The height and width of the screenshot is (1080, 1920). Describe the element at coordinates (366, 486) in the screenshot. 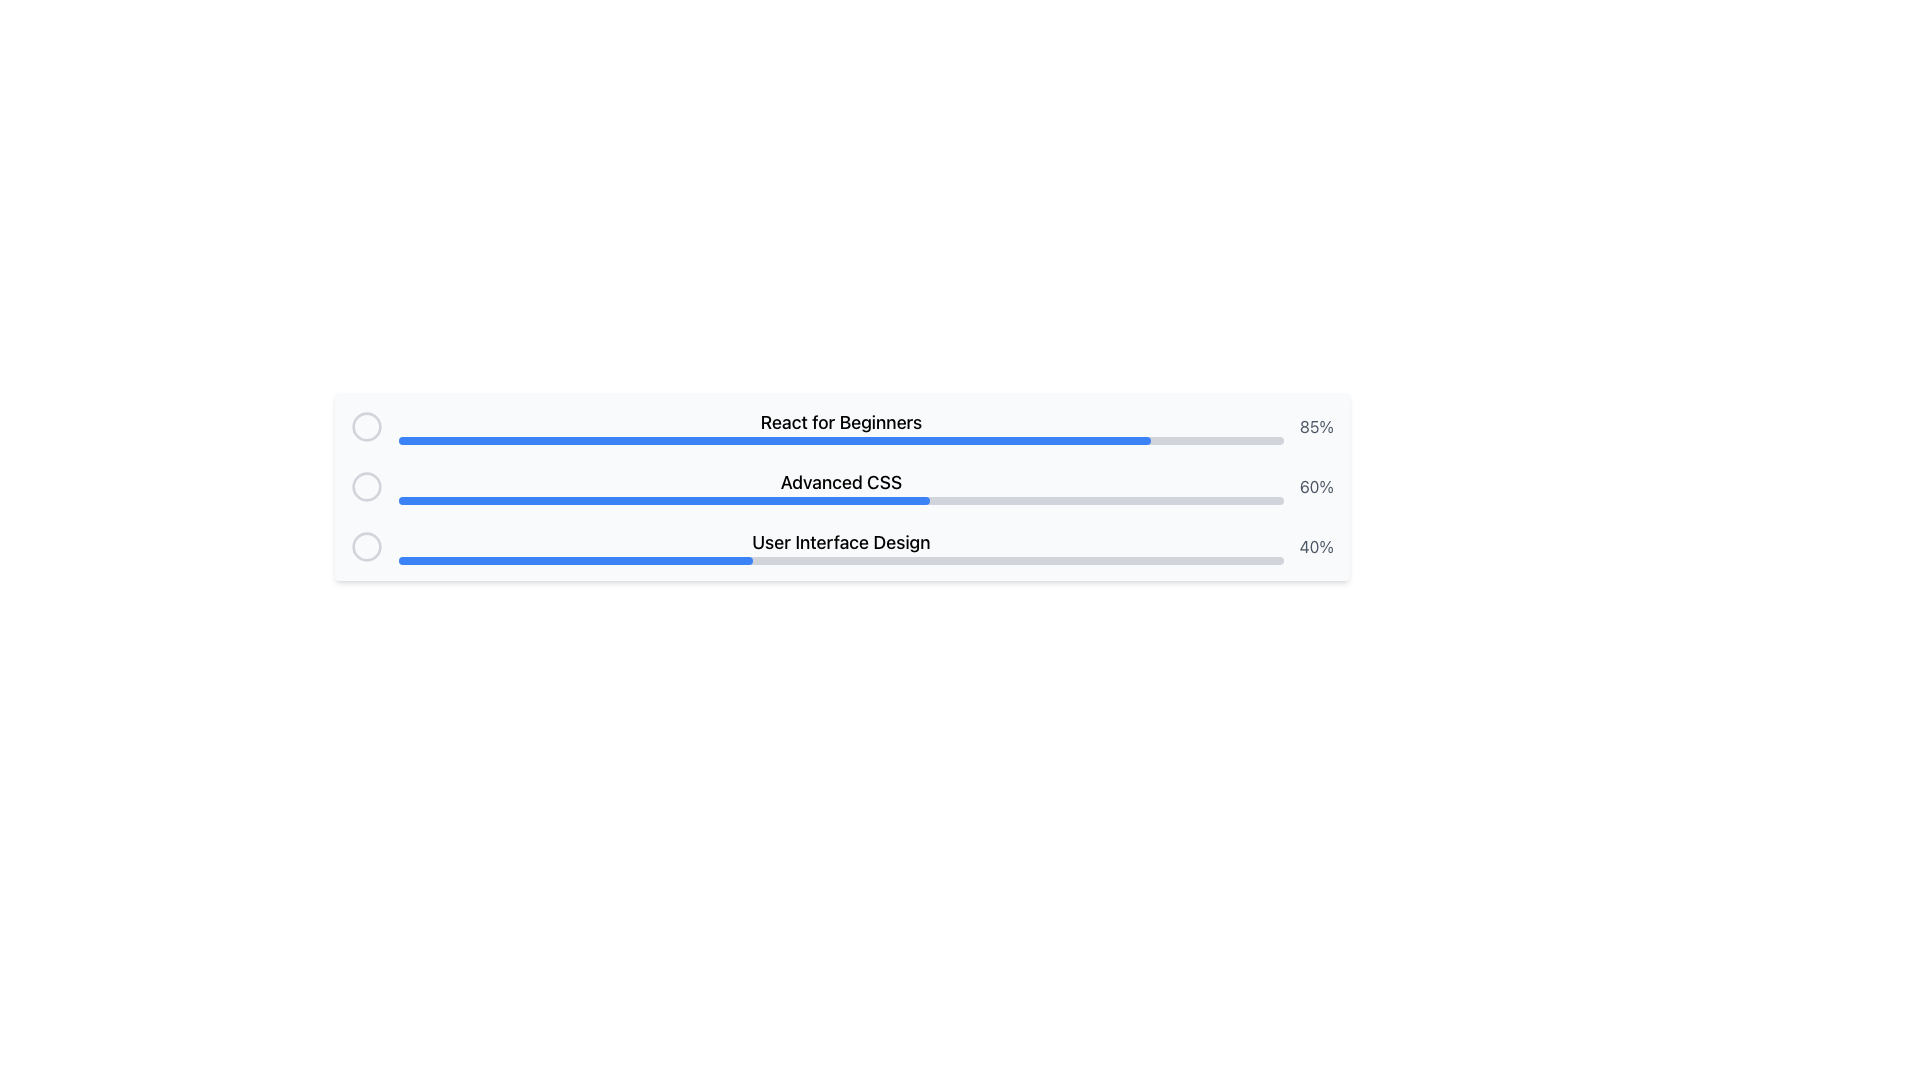

I see `the second radio button labeled 'Advanced CSS'` at that location.